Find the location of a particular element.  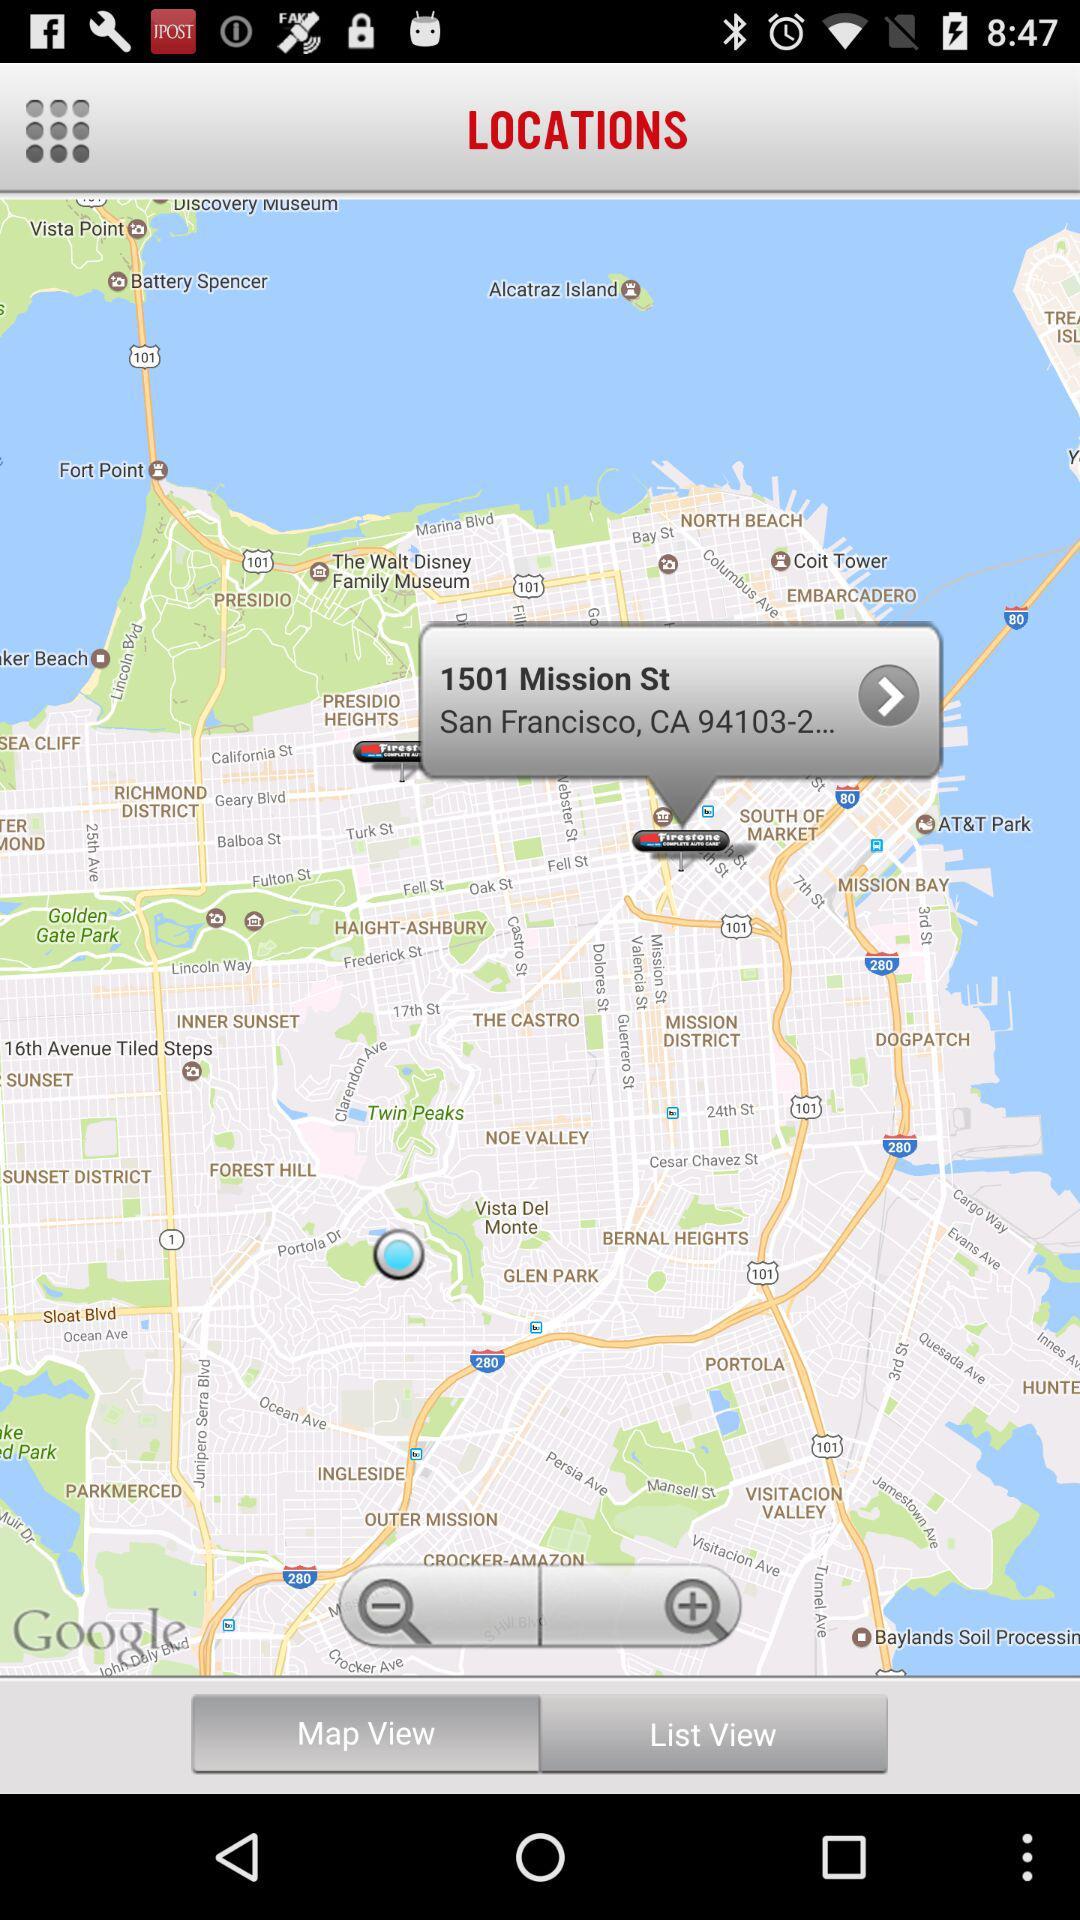

menu option is located at coordinates (56, 130).